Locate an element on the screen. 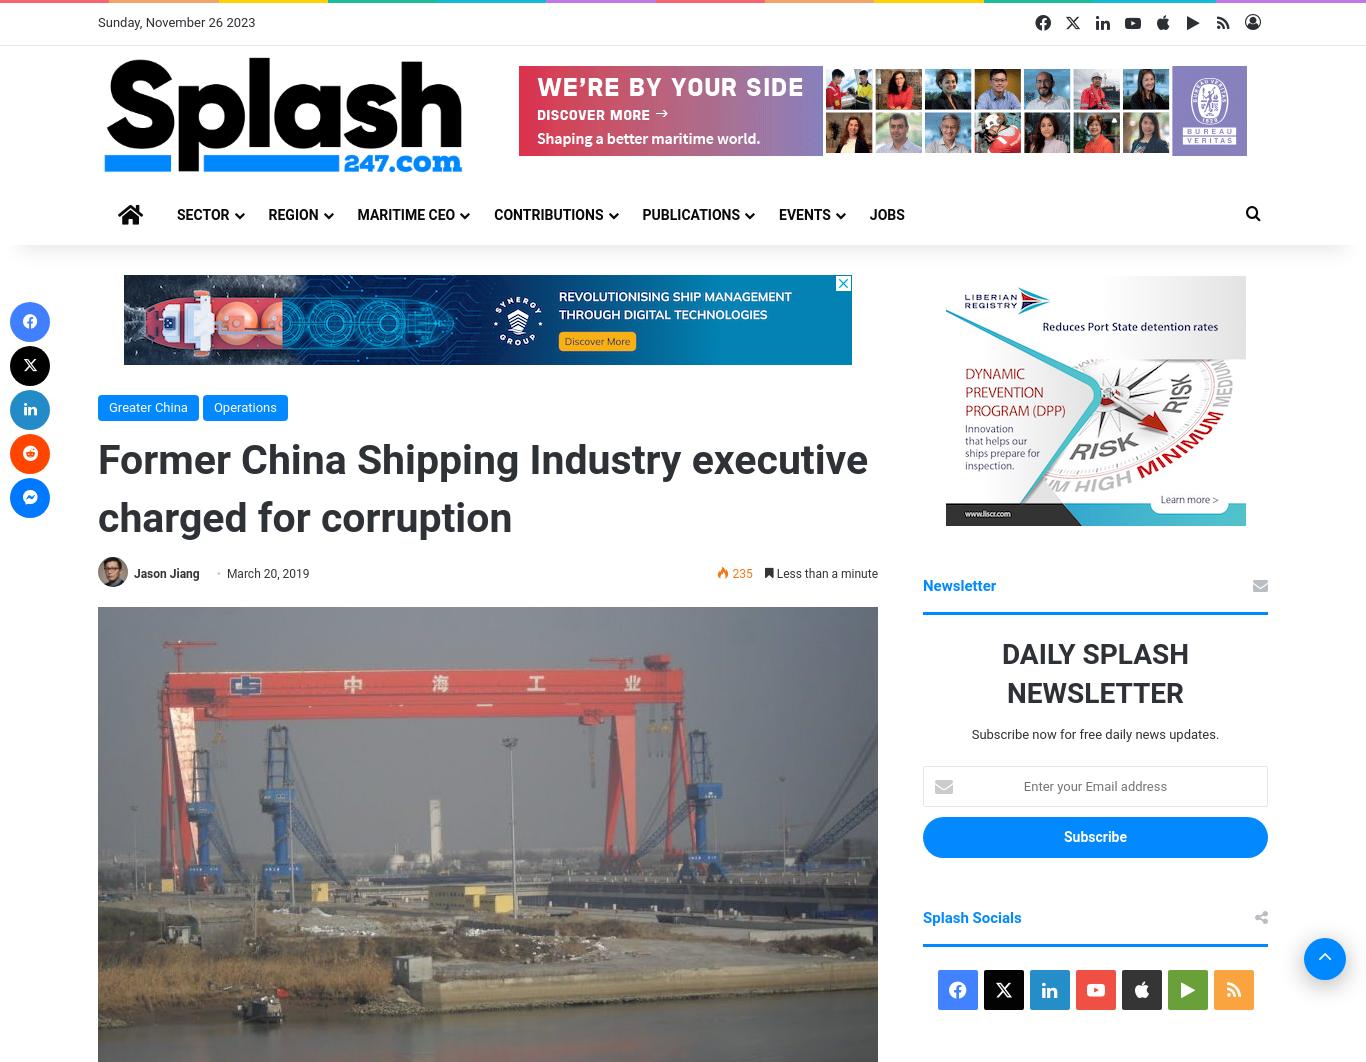 The height and width of the screenshot is (1062, 1366). 'Maritime CEO' is located at coordinates (404, 214).